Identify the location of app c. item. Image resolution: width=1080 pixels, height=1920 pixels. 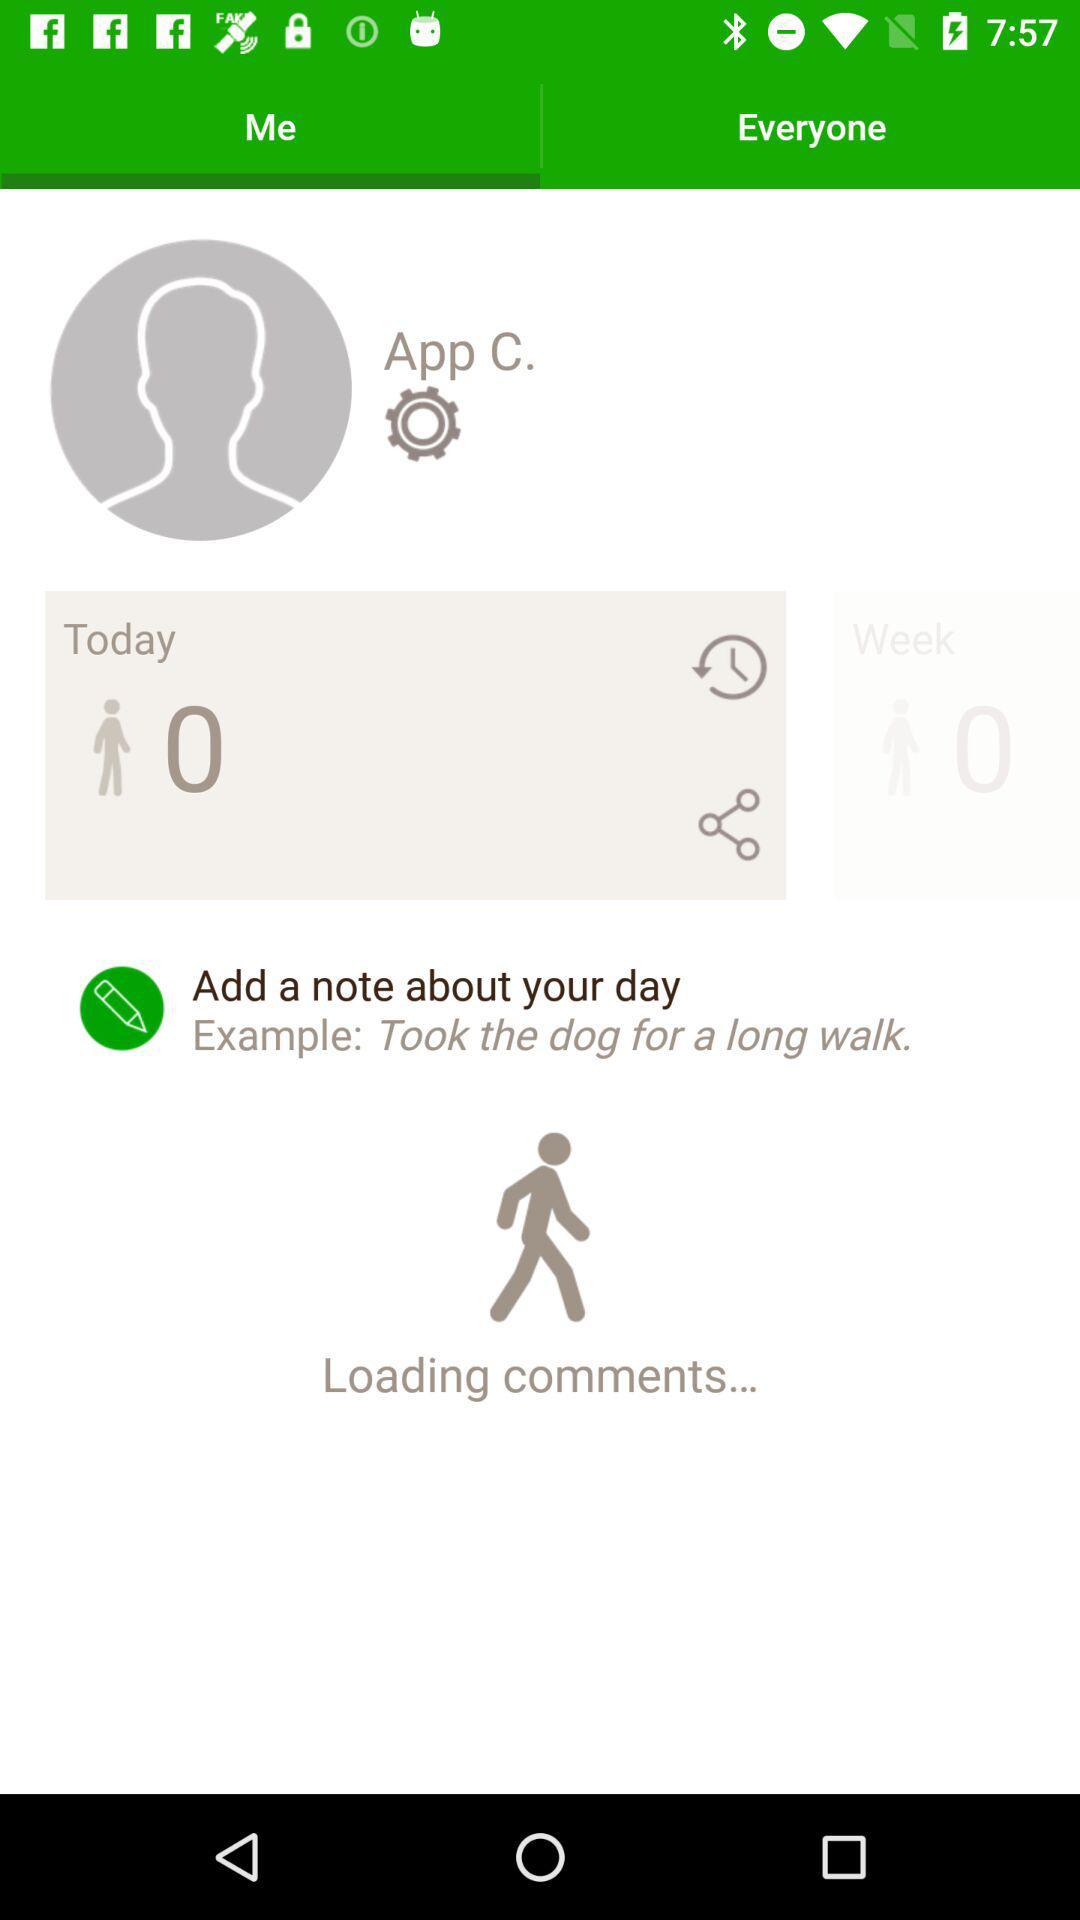
(460, 349).